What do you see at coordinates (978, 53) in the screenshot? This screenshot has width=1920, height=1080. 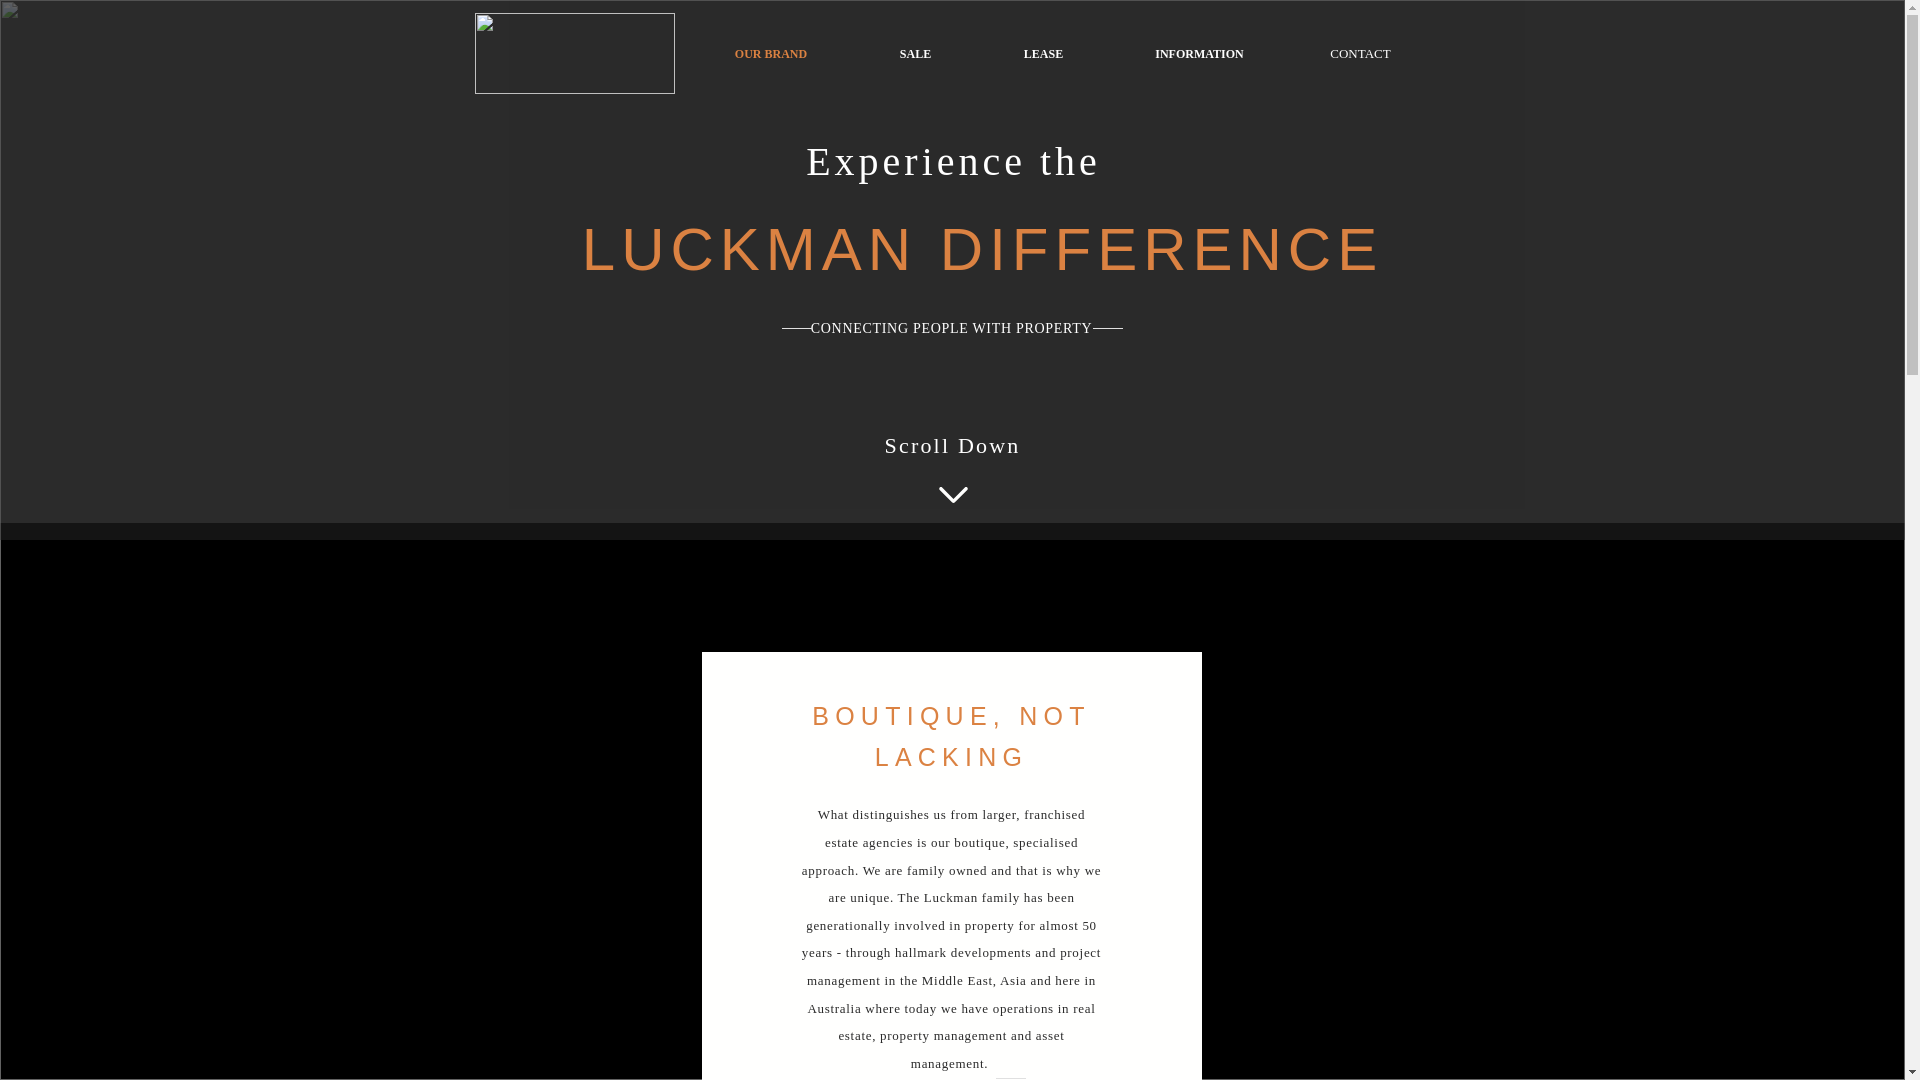 I see `'LEASE'` at bounding box center [978, 53].